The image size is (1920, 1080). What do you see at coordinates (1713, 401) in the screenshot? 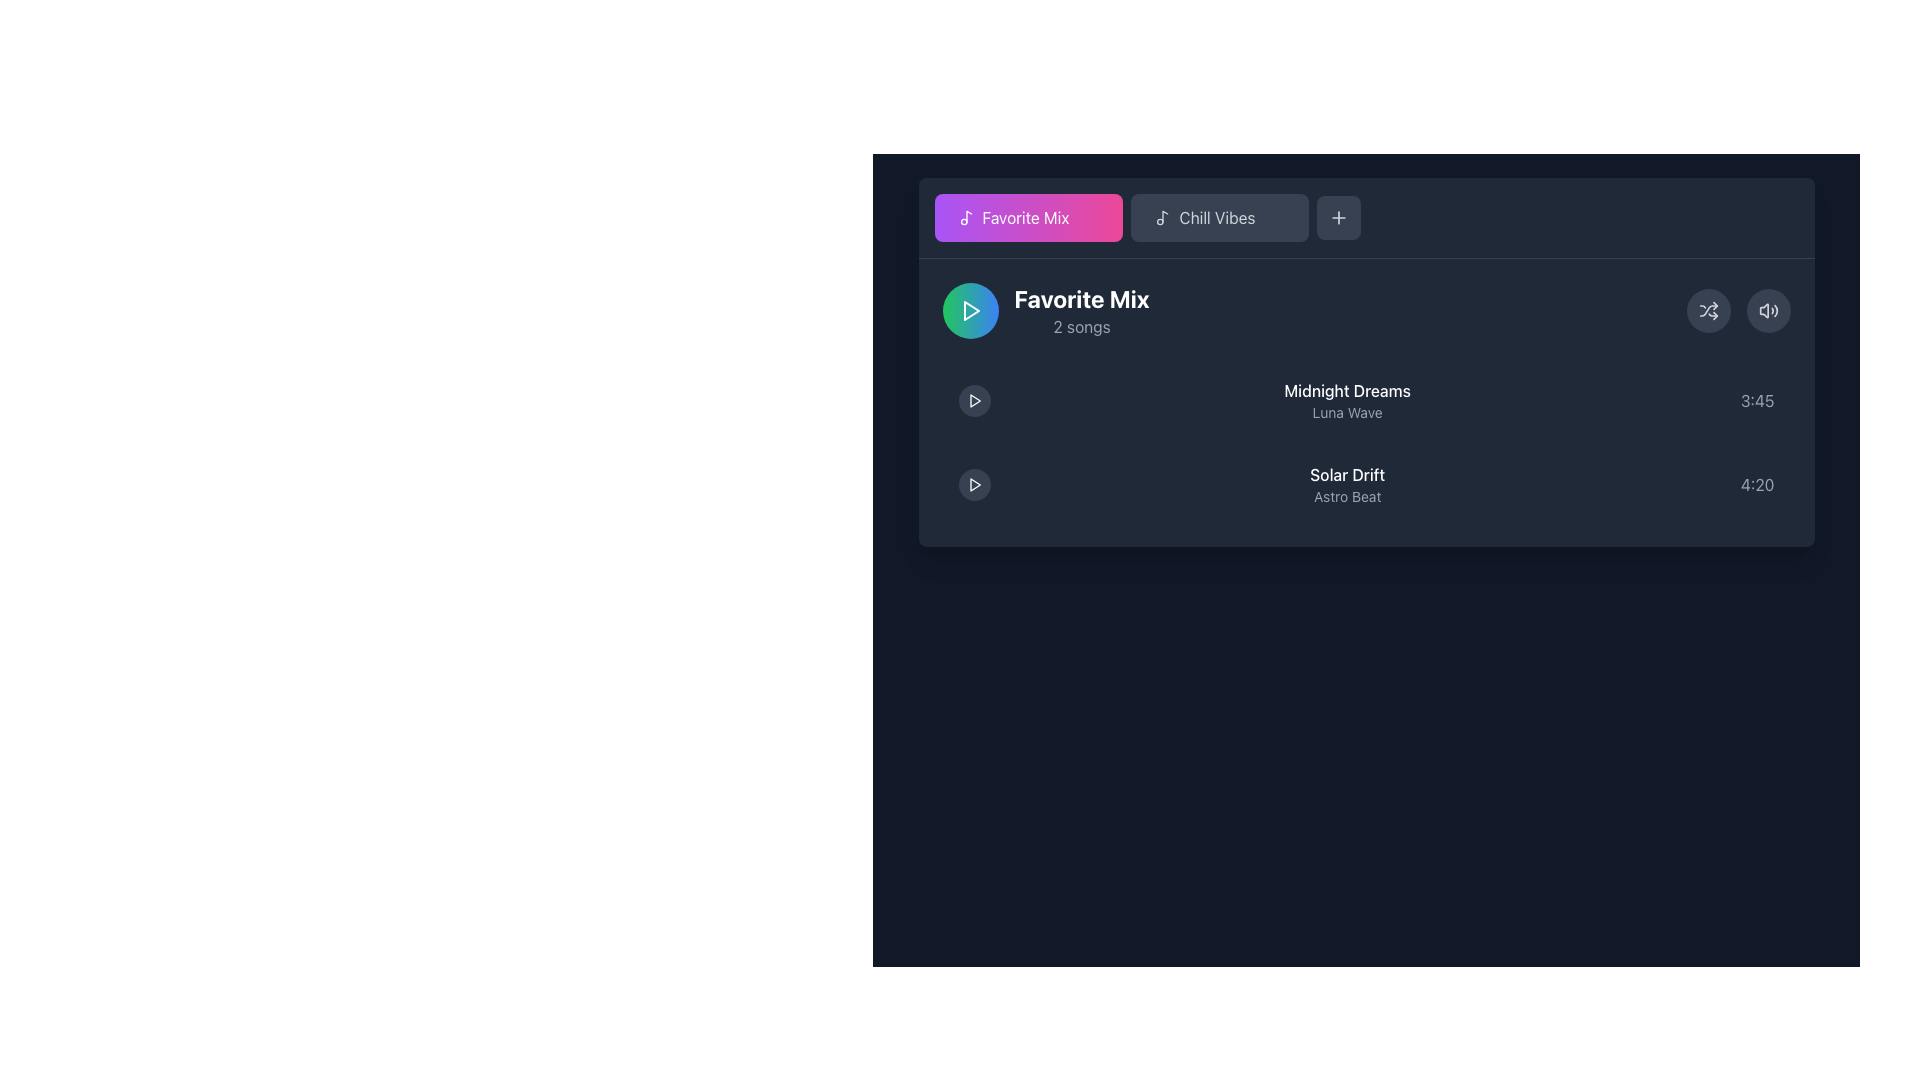
I see `the 'like' button located in the second column of the list item for the song 'Midnight Dreams' to mark it as liked or a favorite` at bounding box center [1713, 401].